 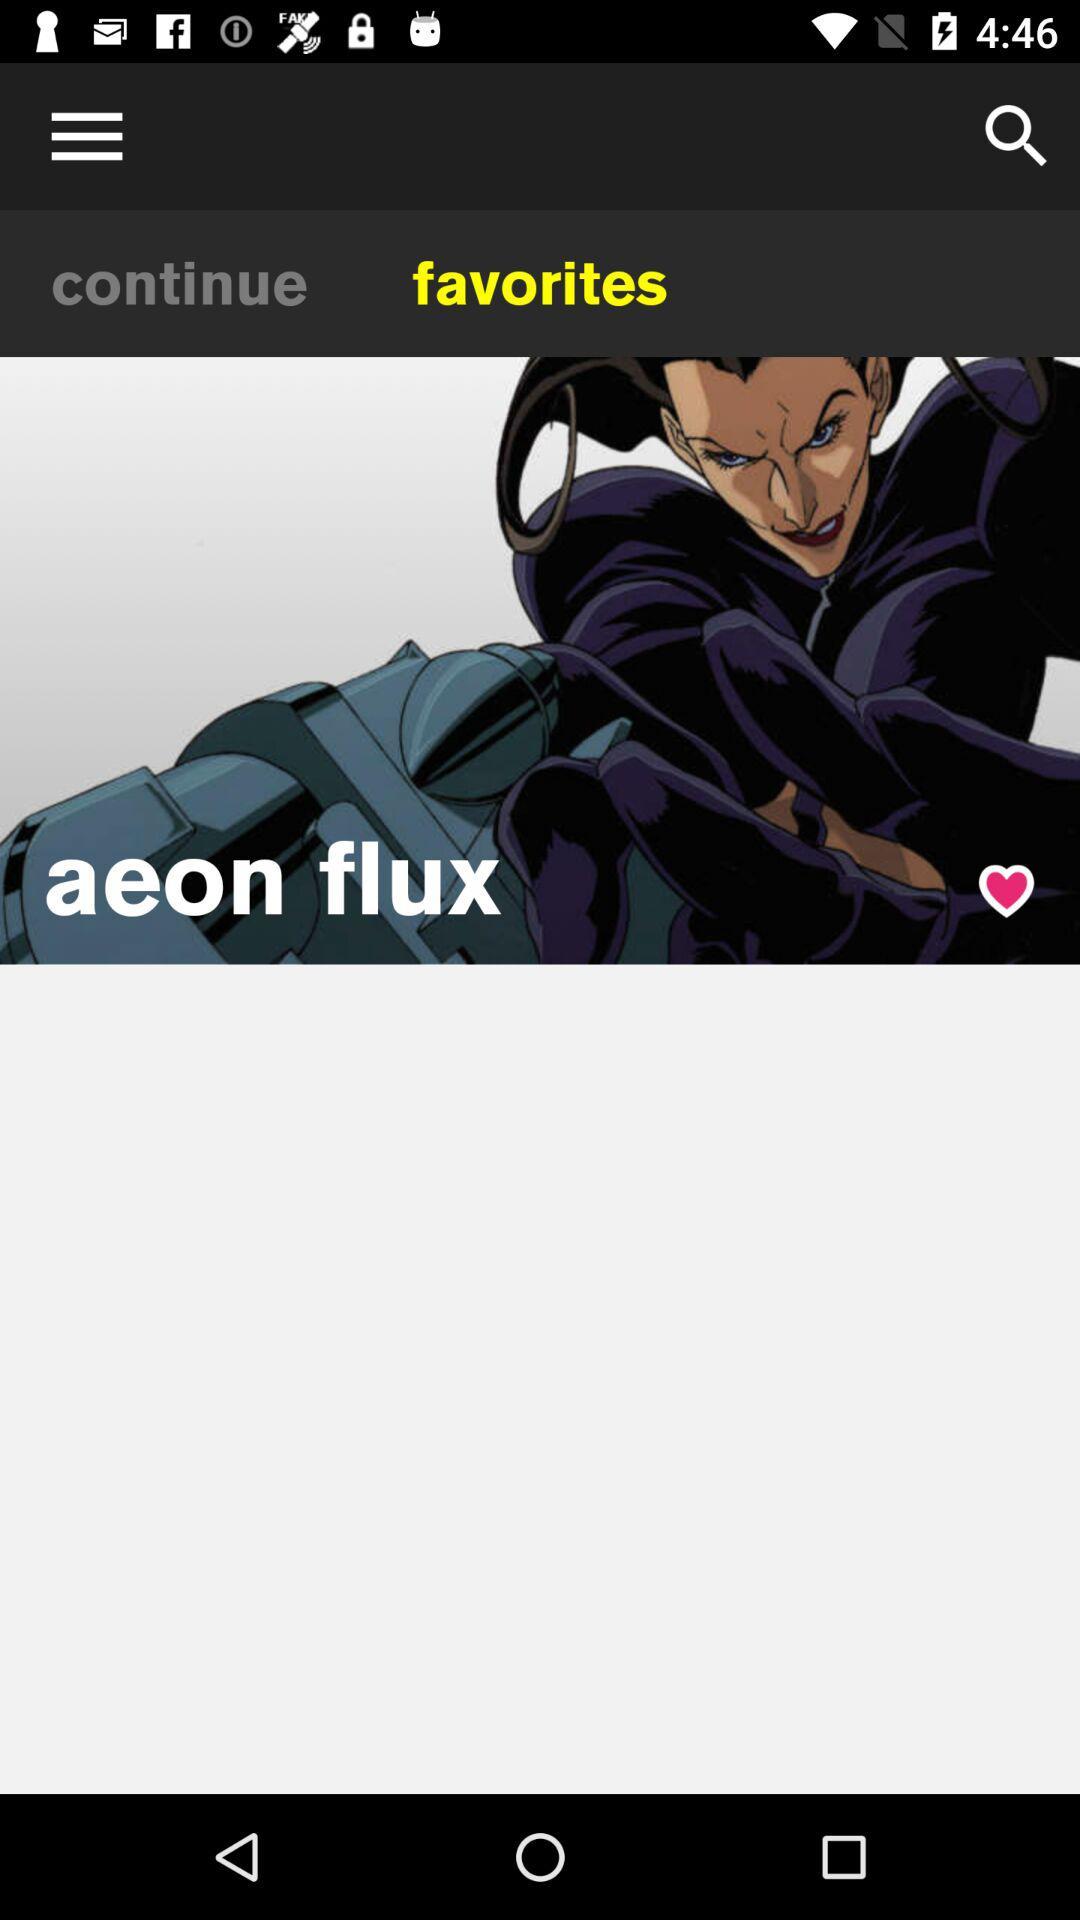 What do you see at coordinates (79, 135) in the screenshot?
I see `open menu` at bounding box center [79, 135].